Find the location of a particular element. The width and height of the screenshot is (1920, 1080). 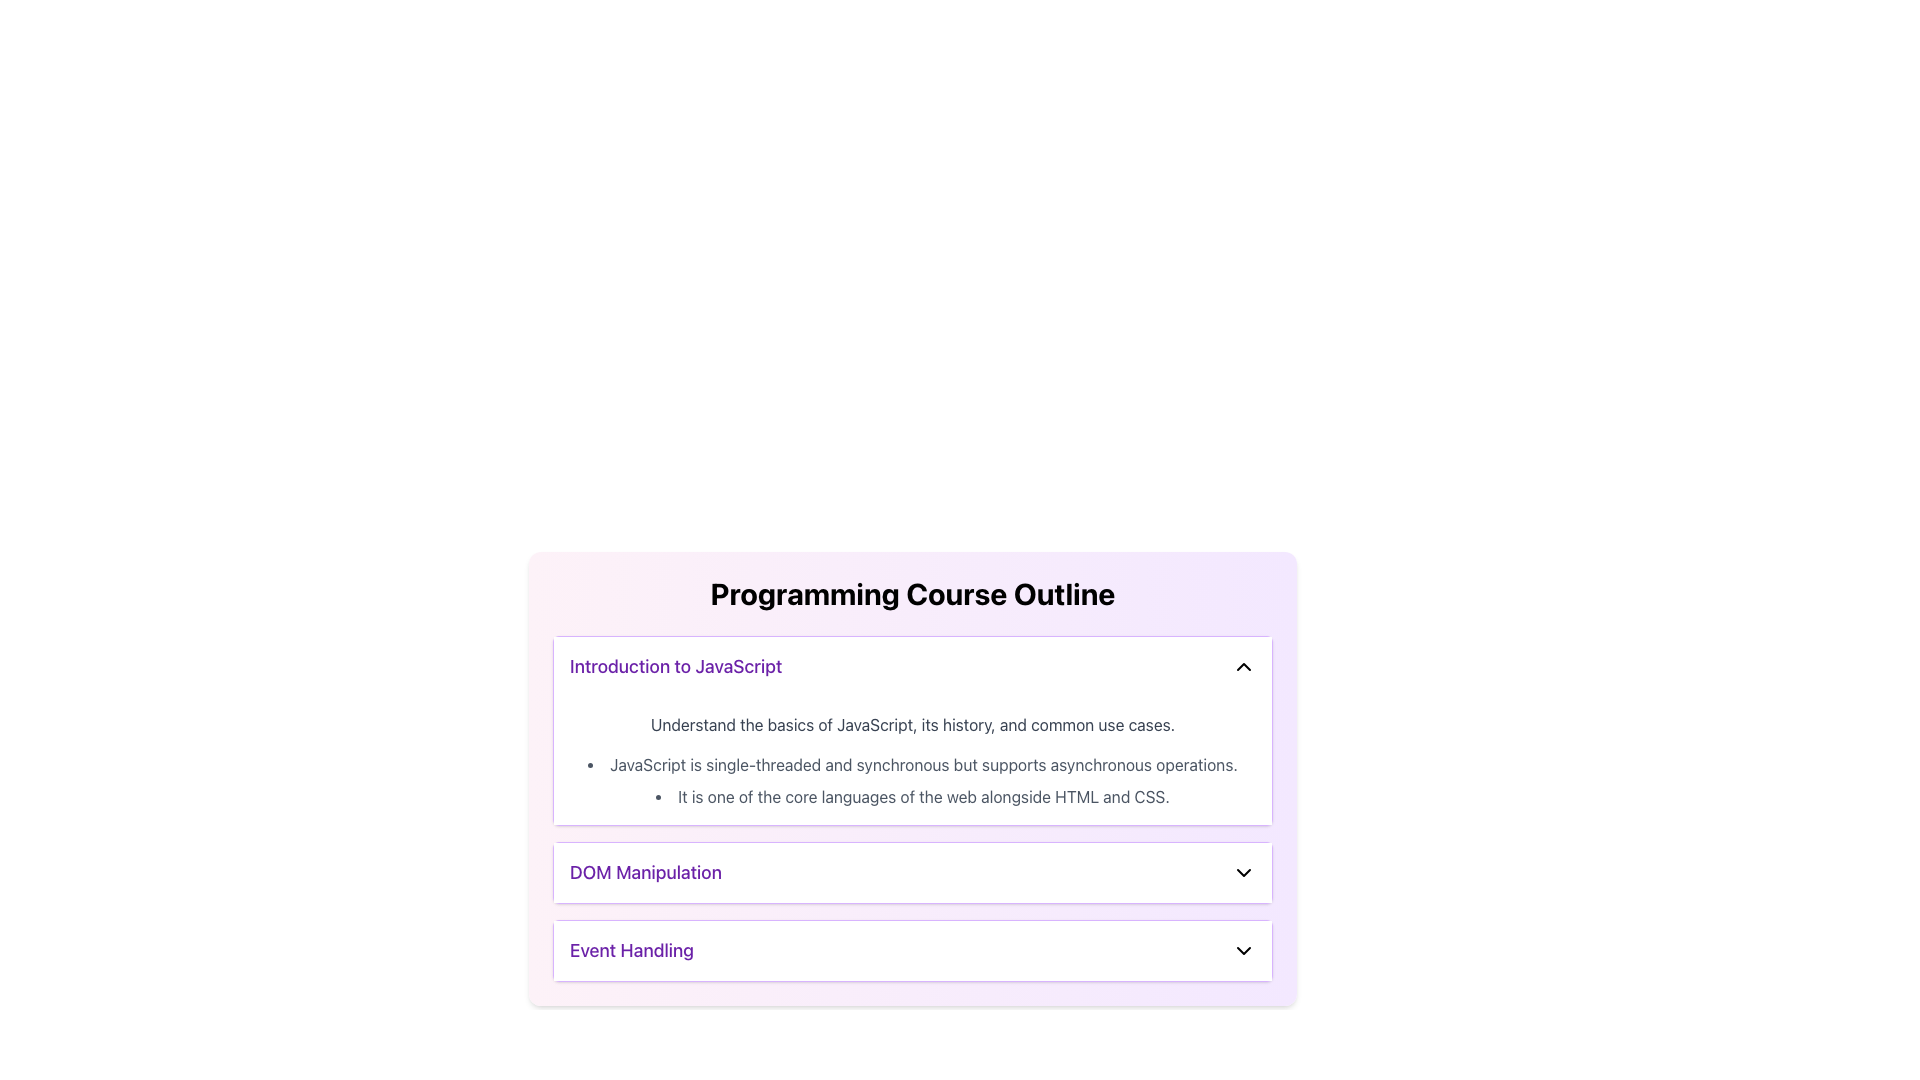

the 'DOM Manipulation' expanding panel in the programming course outline is located at coordinates (911, 871).